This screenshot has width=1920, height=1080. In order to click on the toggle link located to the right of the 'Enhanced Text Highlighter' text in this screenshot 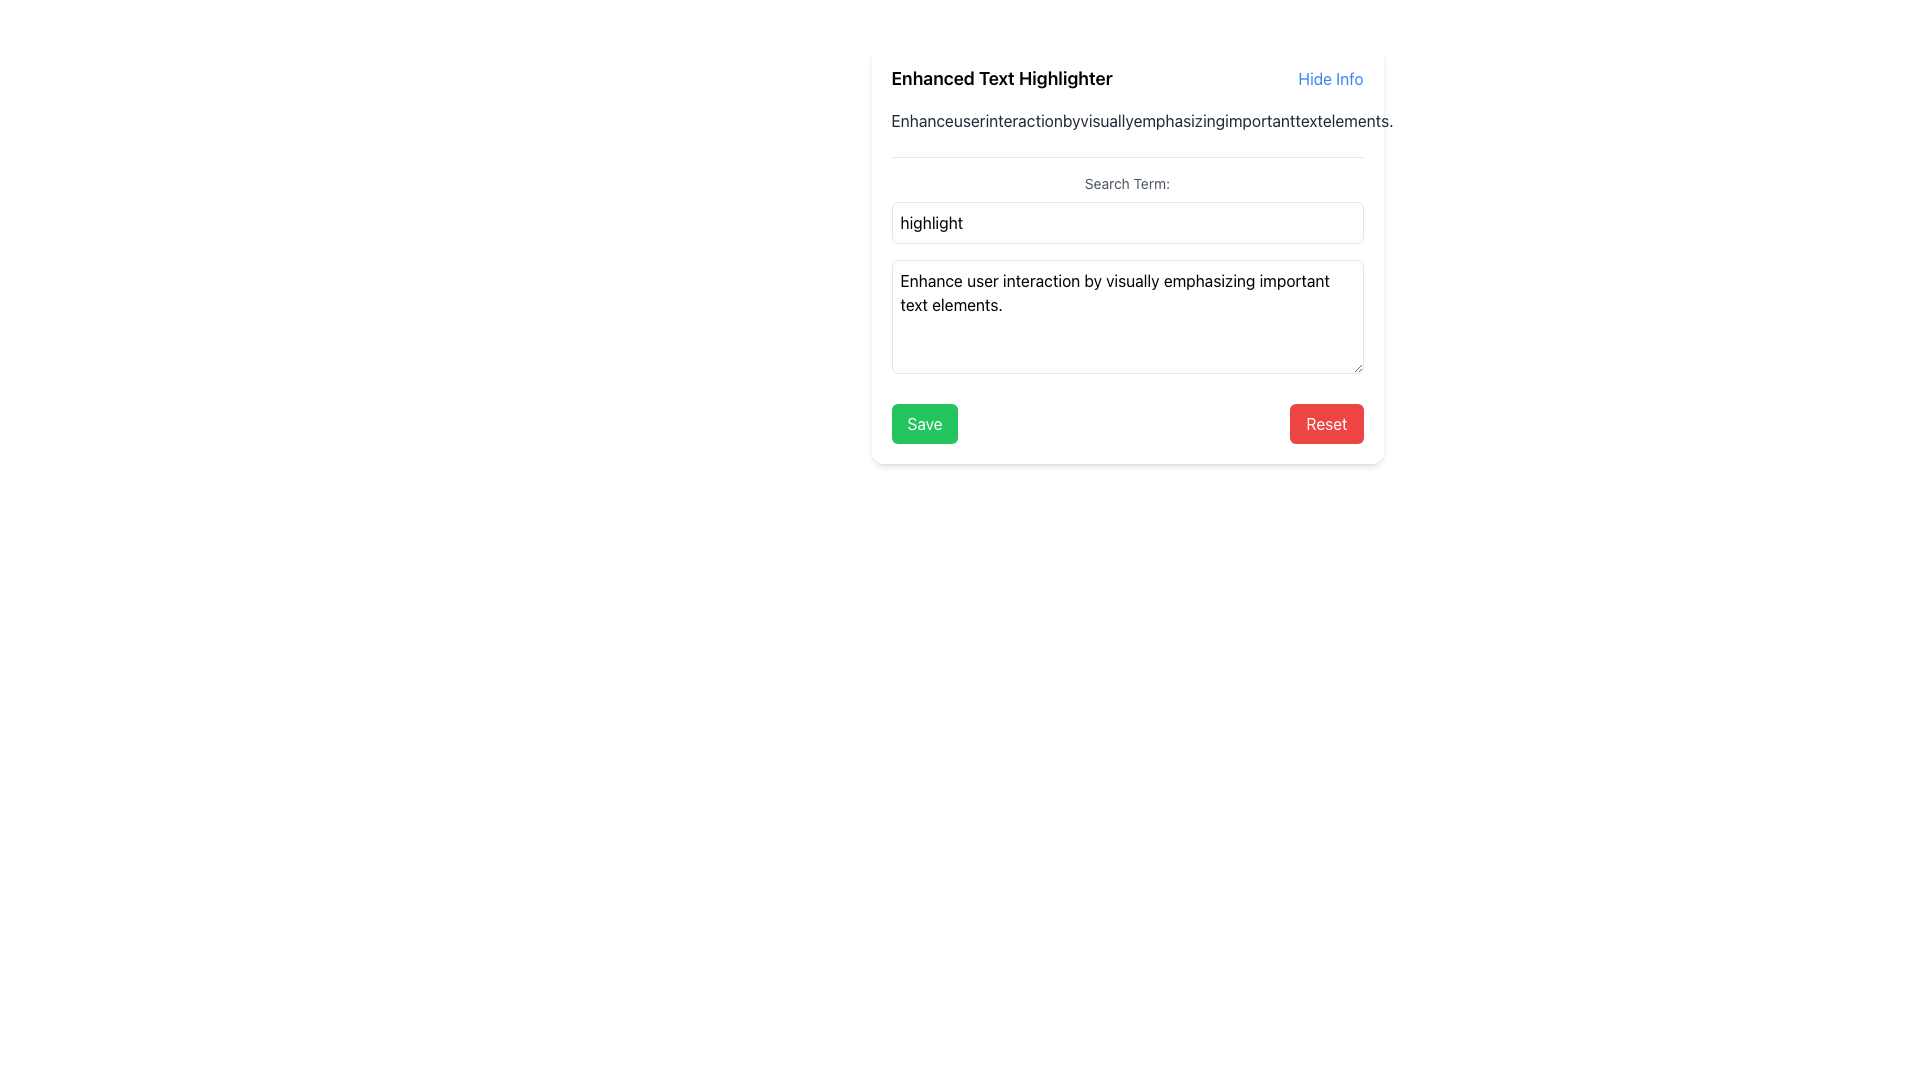, I will do `click(1330, 77)`.